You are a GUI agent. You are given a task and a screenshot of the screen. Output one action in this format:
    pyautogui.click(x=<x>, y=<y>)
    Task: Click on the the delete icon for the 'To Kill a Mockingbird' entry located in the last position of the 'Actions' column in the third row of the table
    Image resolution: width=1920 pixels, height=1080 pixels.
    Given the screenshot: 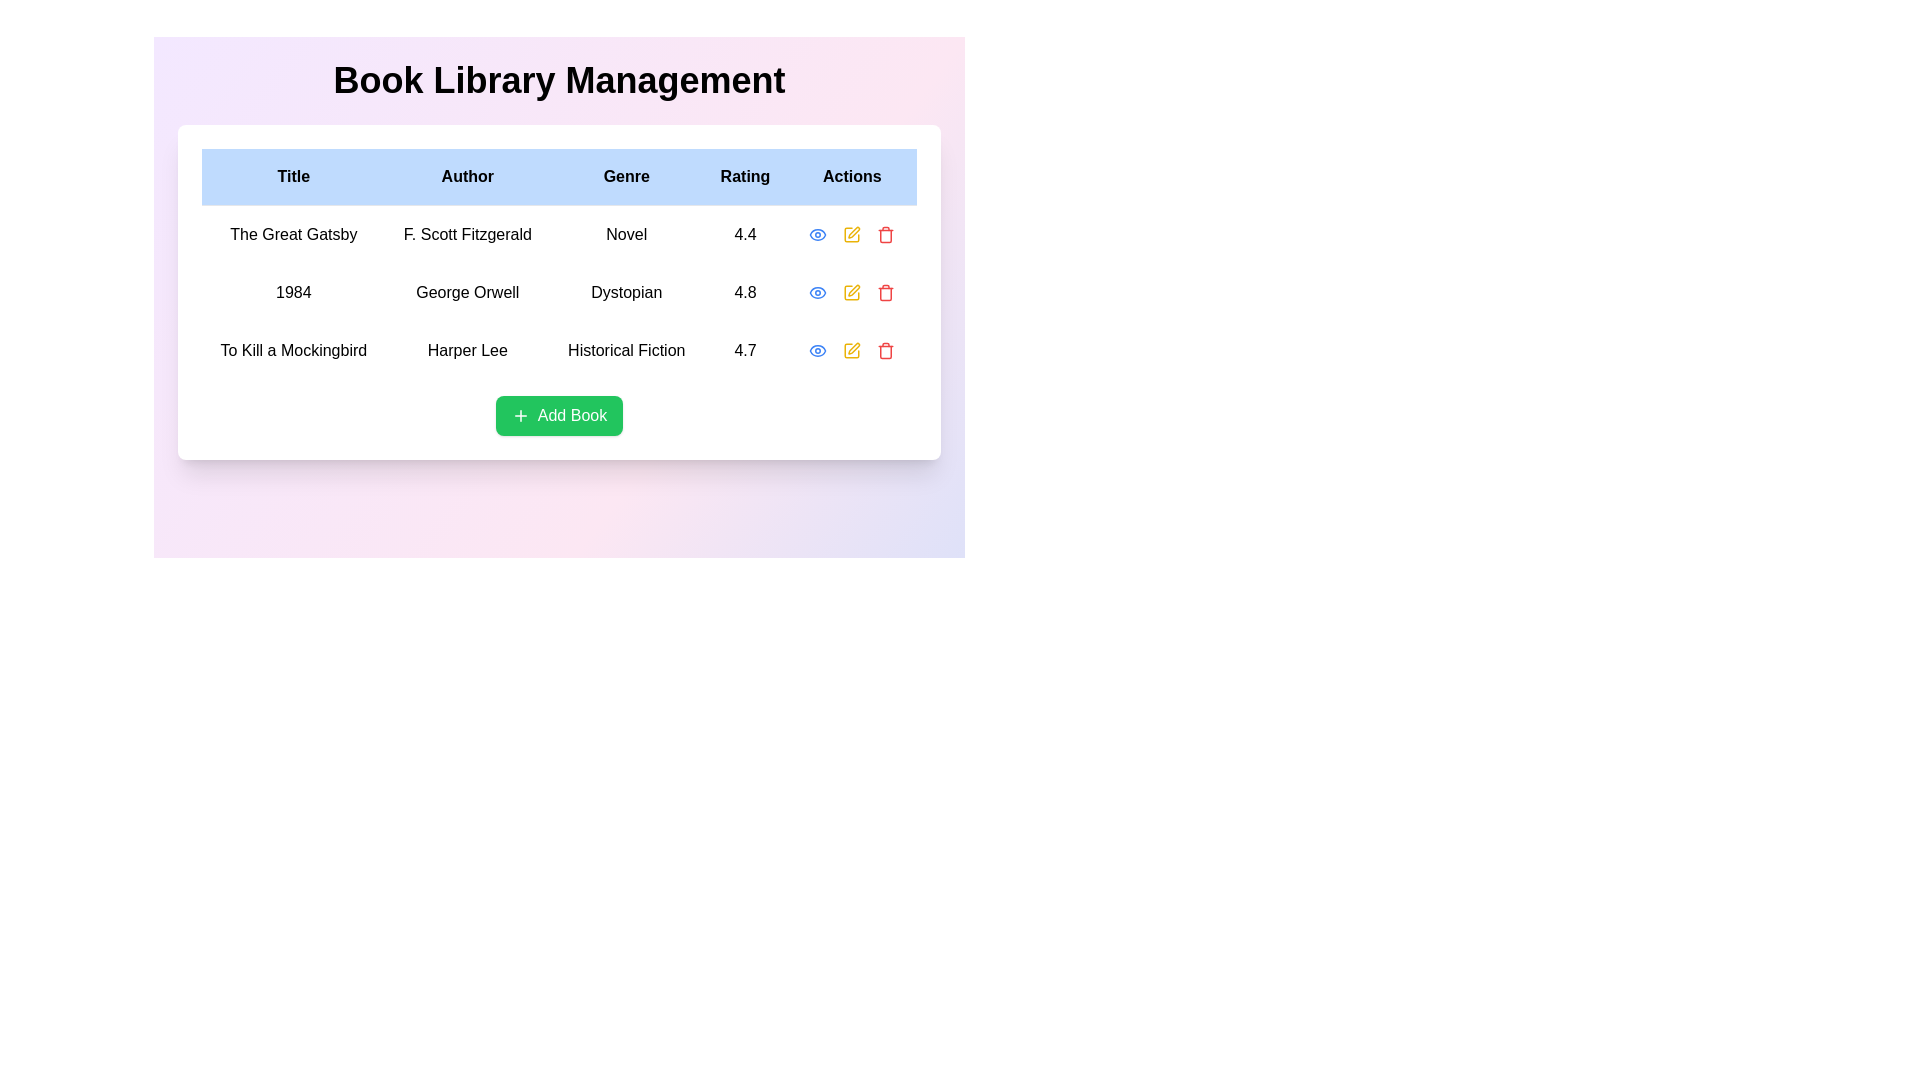 What is the action you would take?
    pyautogui.click(x=885, y=350)
    